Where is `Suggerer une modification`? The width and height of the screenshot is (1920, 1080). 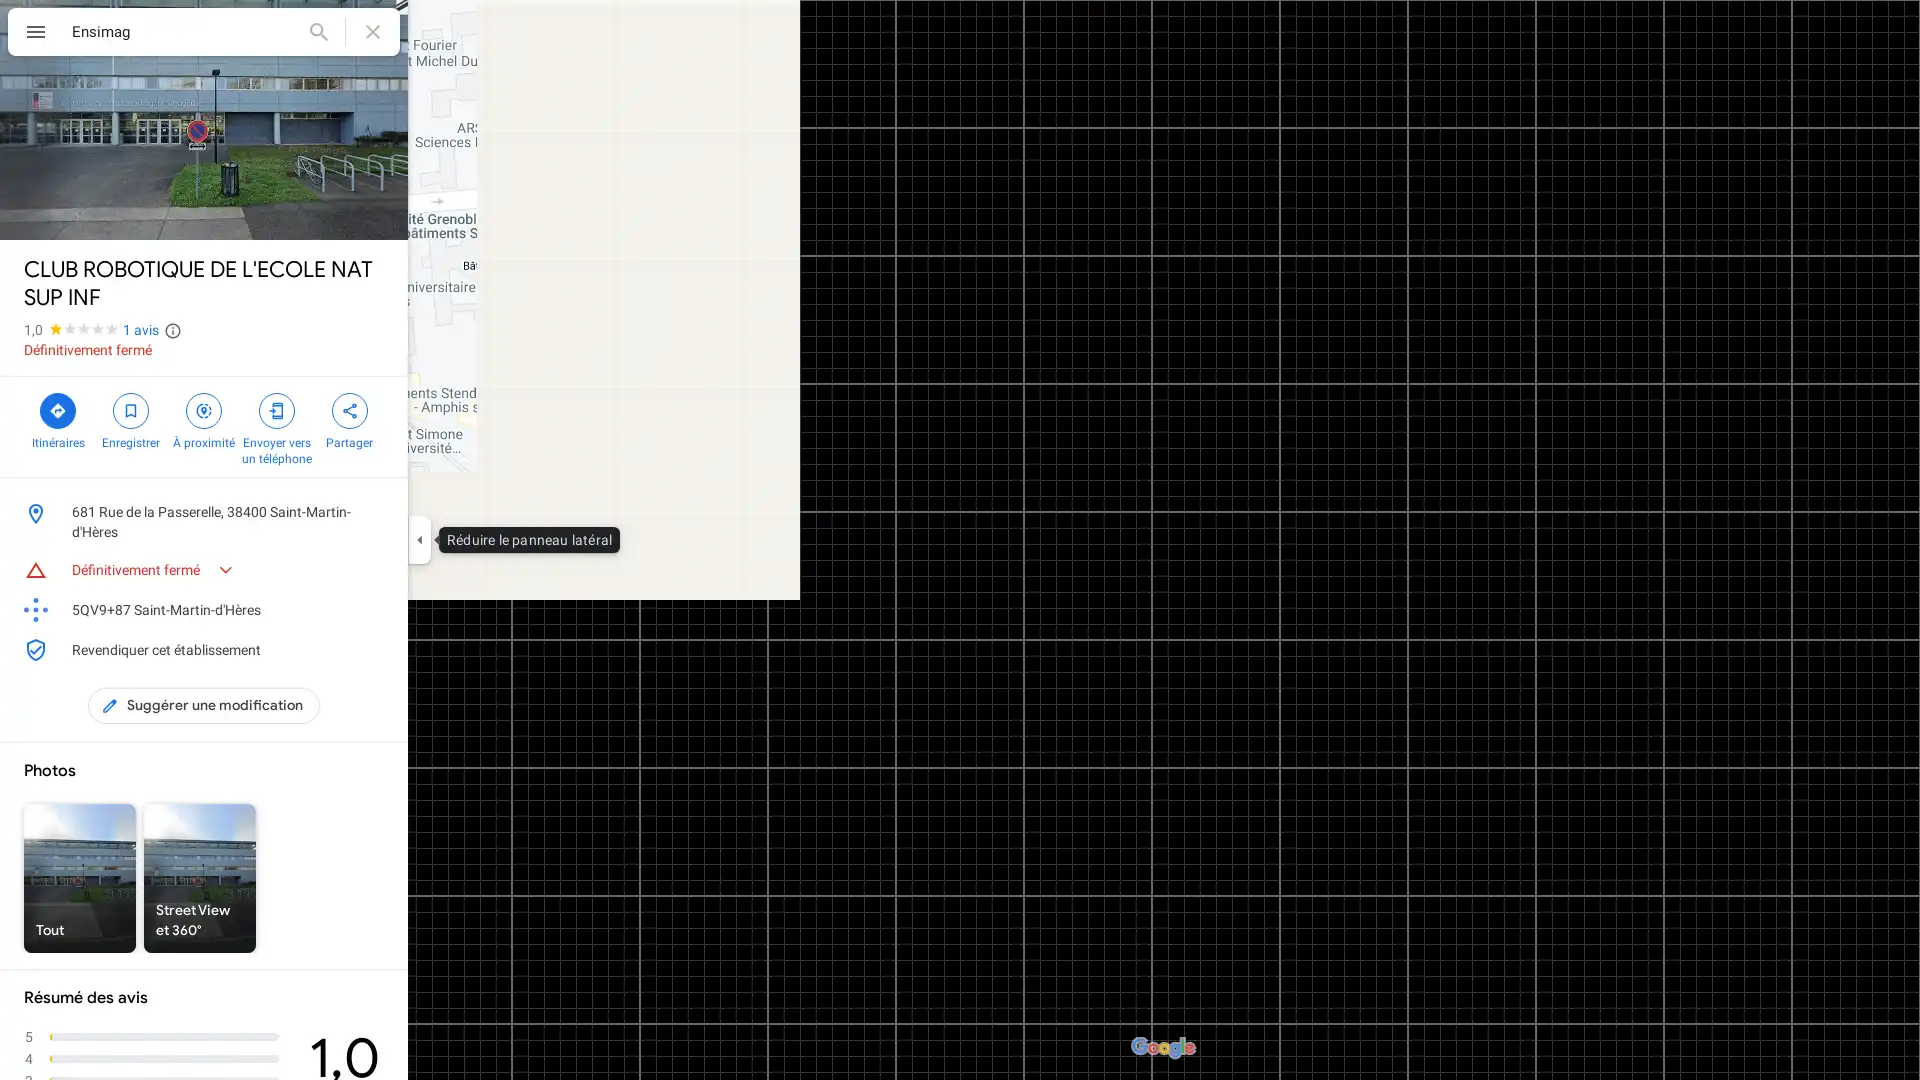
Suggerer une modification is located at coordinates (203, 704).